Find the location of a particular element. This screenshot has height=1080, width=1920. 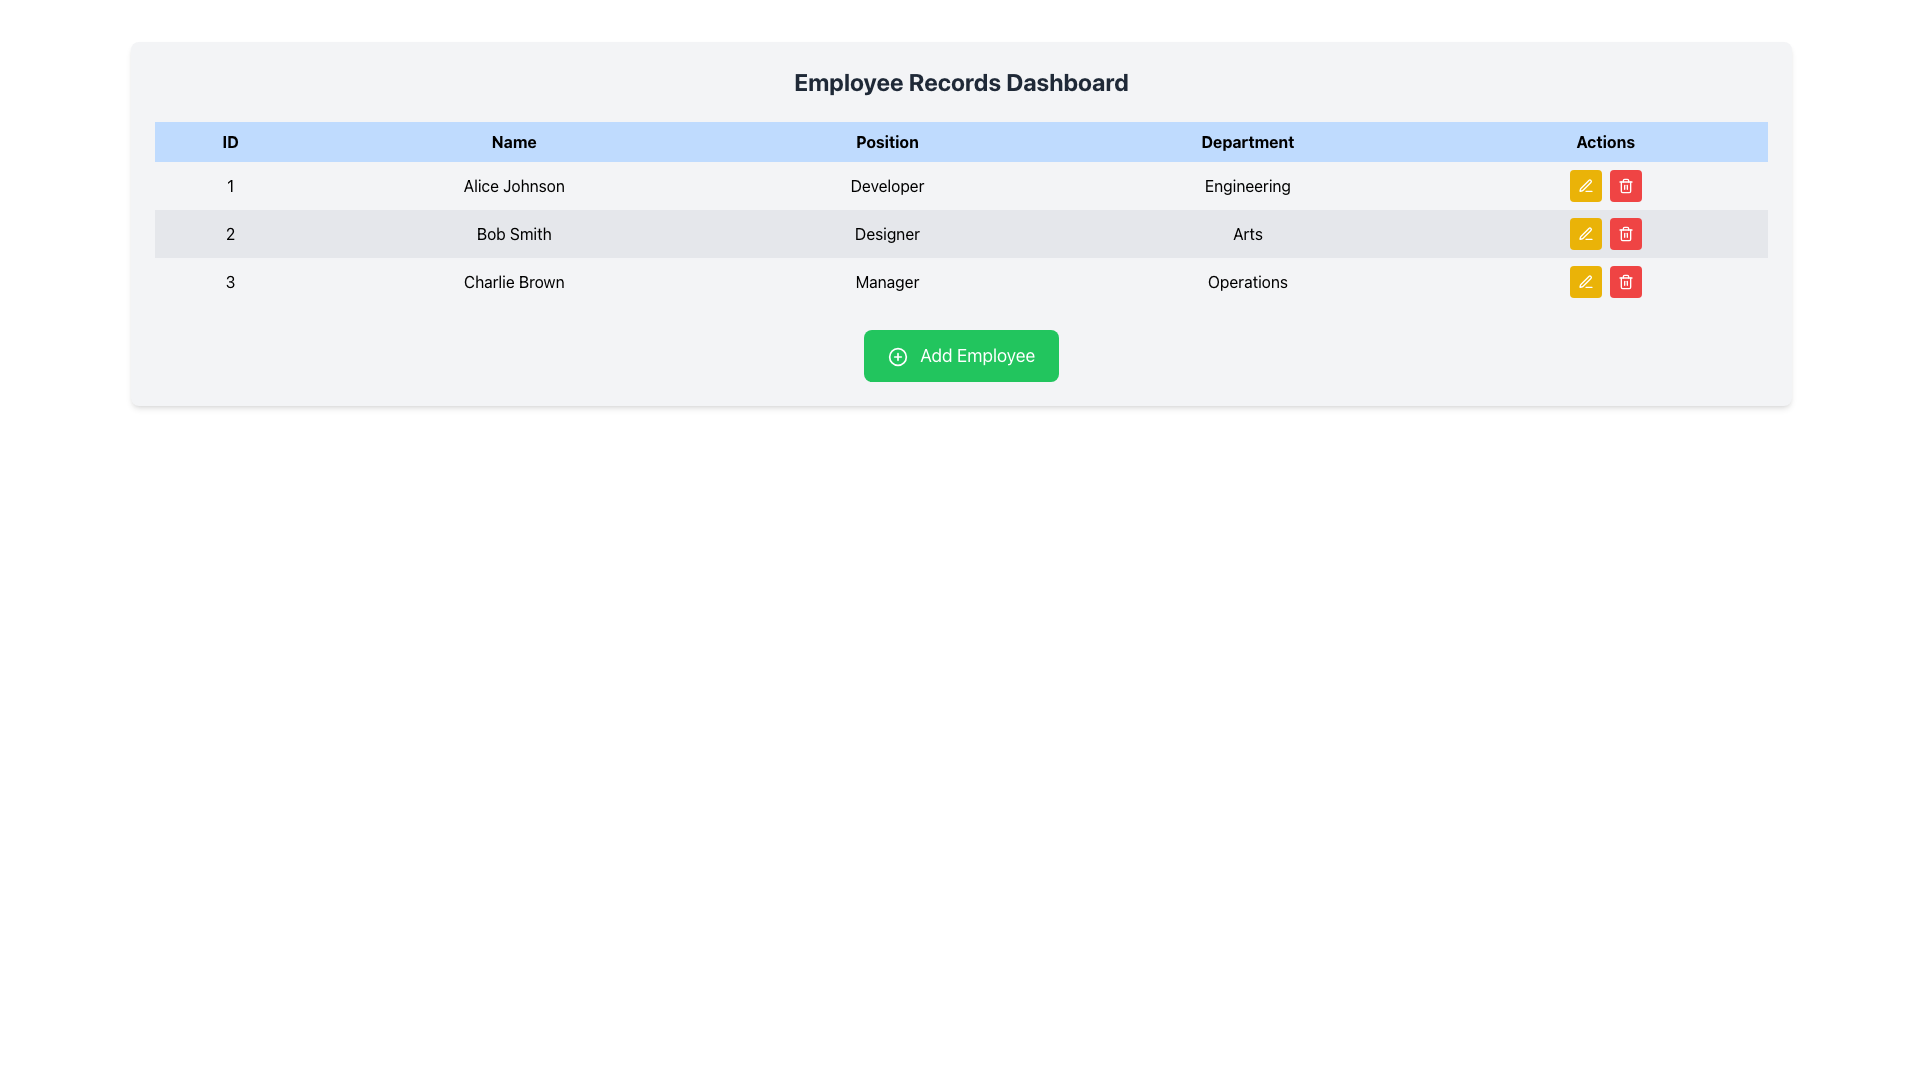

the edit icon button located in the second row under the 'Actions' column of the table is located at coordinates (1584, 232).